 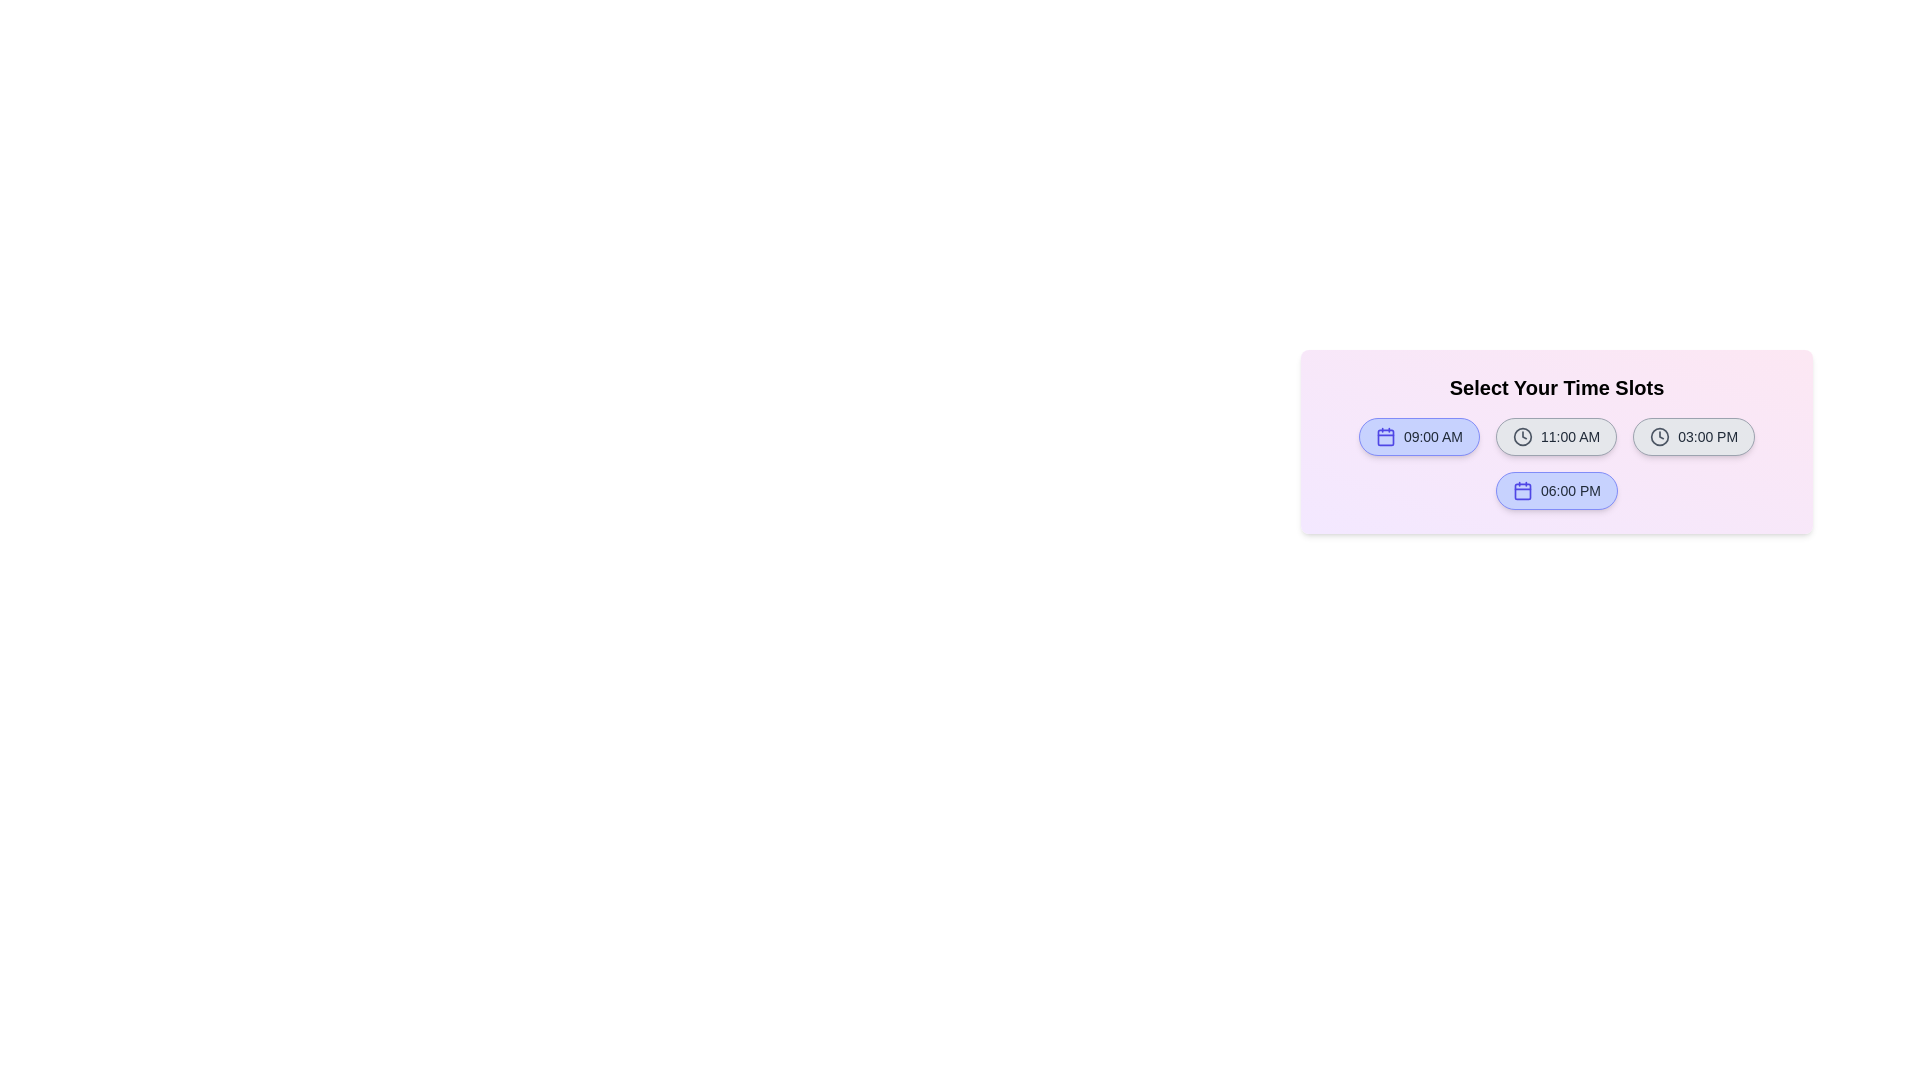 I want to click on the time slot labeled 06:00 PM, so click(x=1555, y=490).